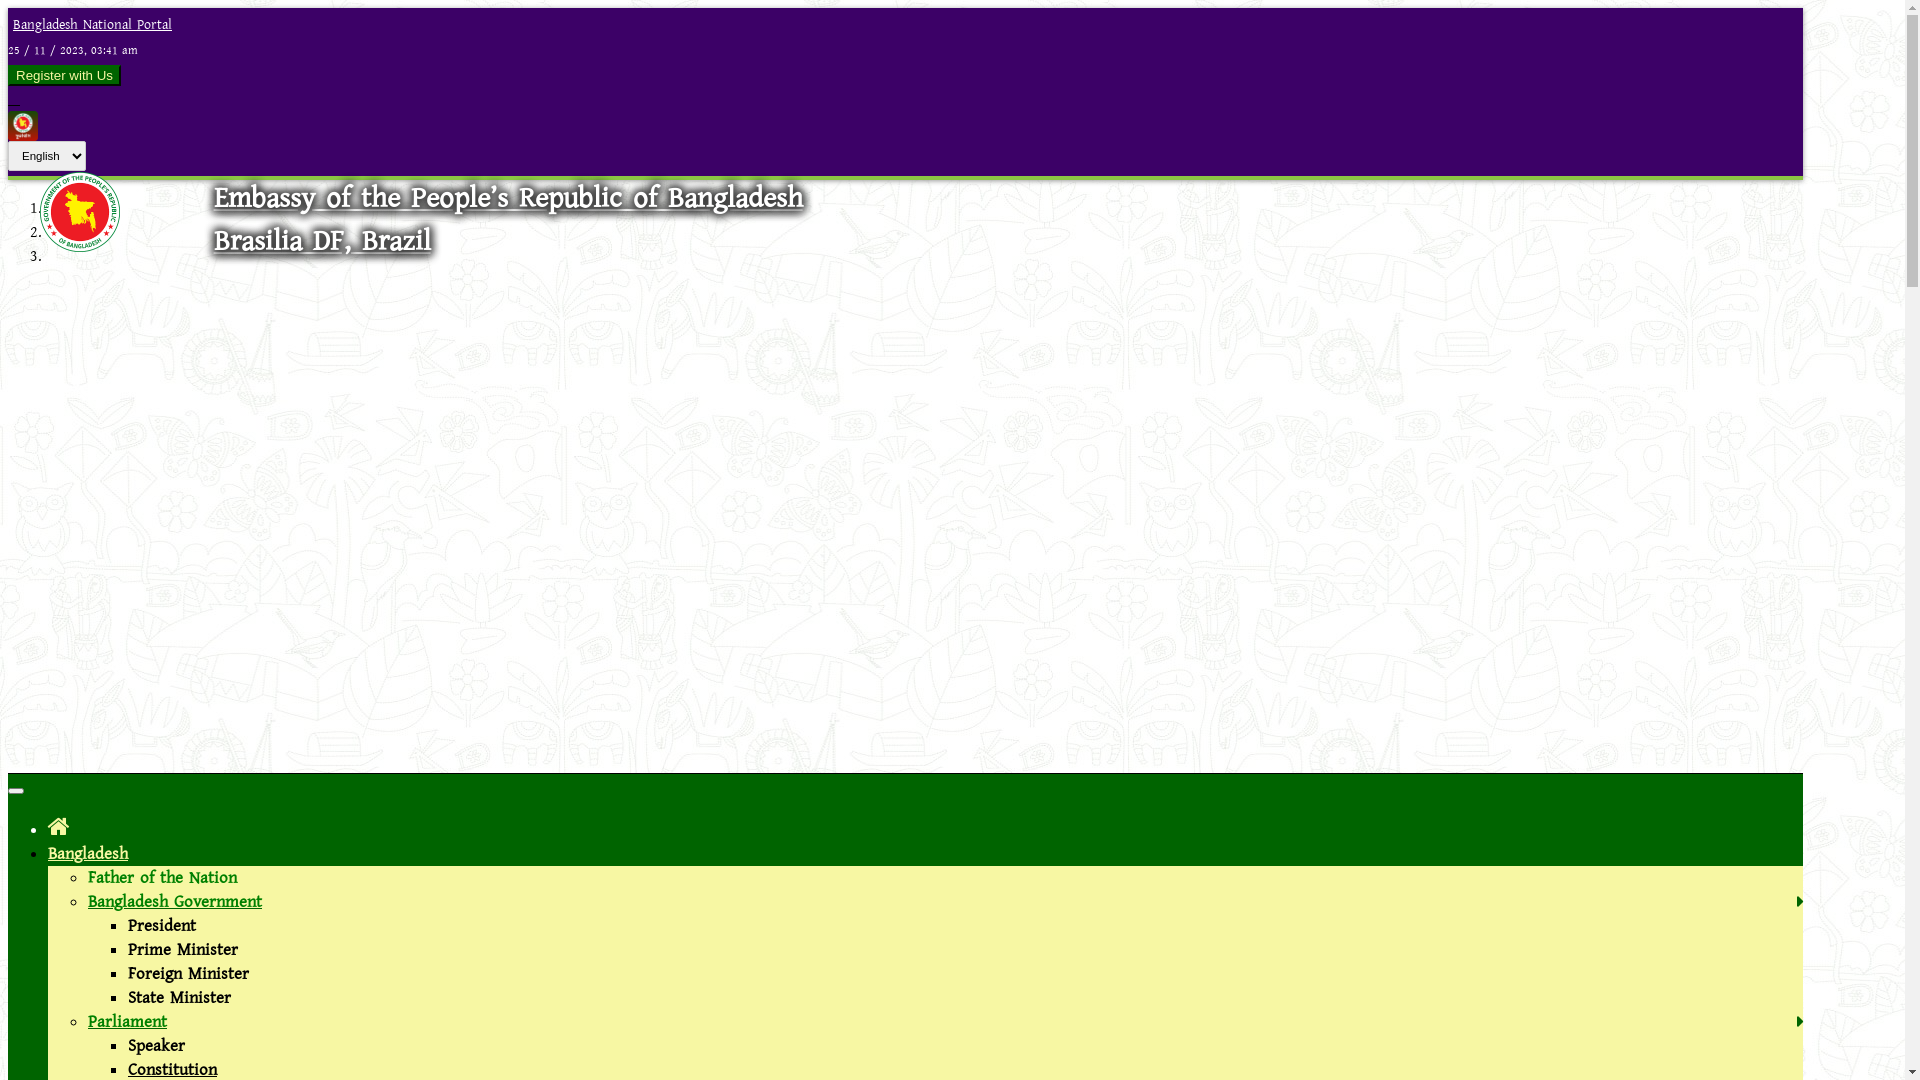  What do you see at coordinates (174, 902) in the screenshot?
I see `'Bangladesh Government'` at bounding box center [174, 902].